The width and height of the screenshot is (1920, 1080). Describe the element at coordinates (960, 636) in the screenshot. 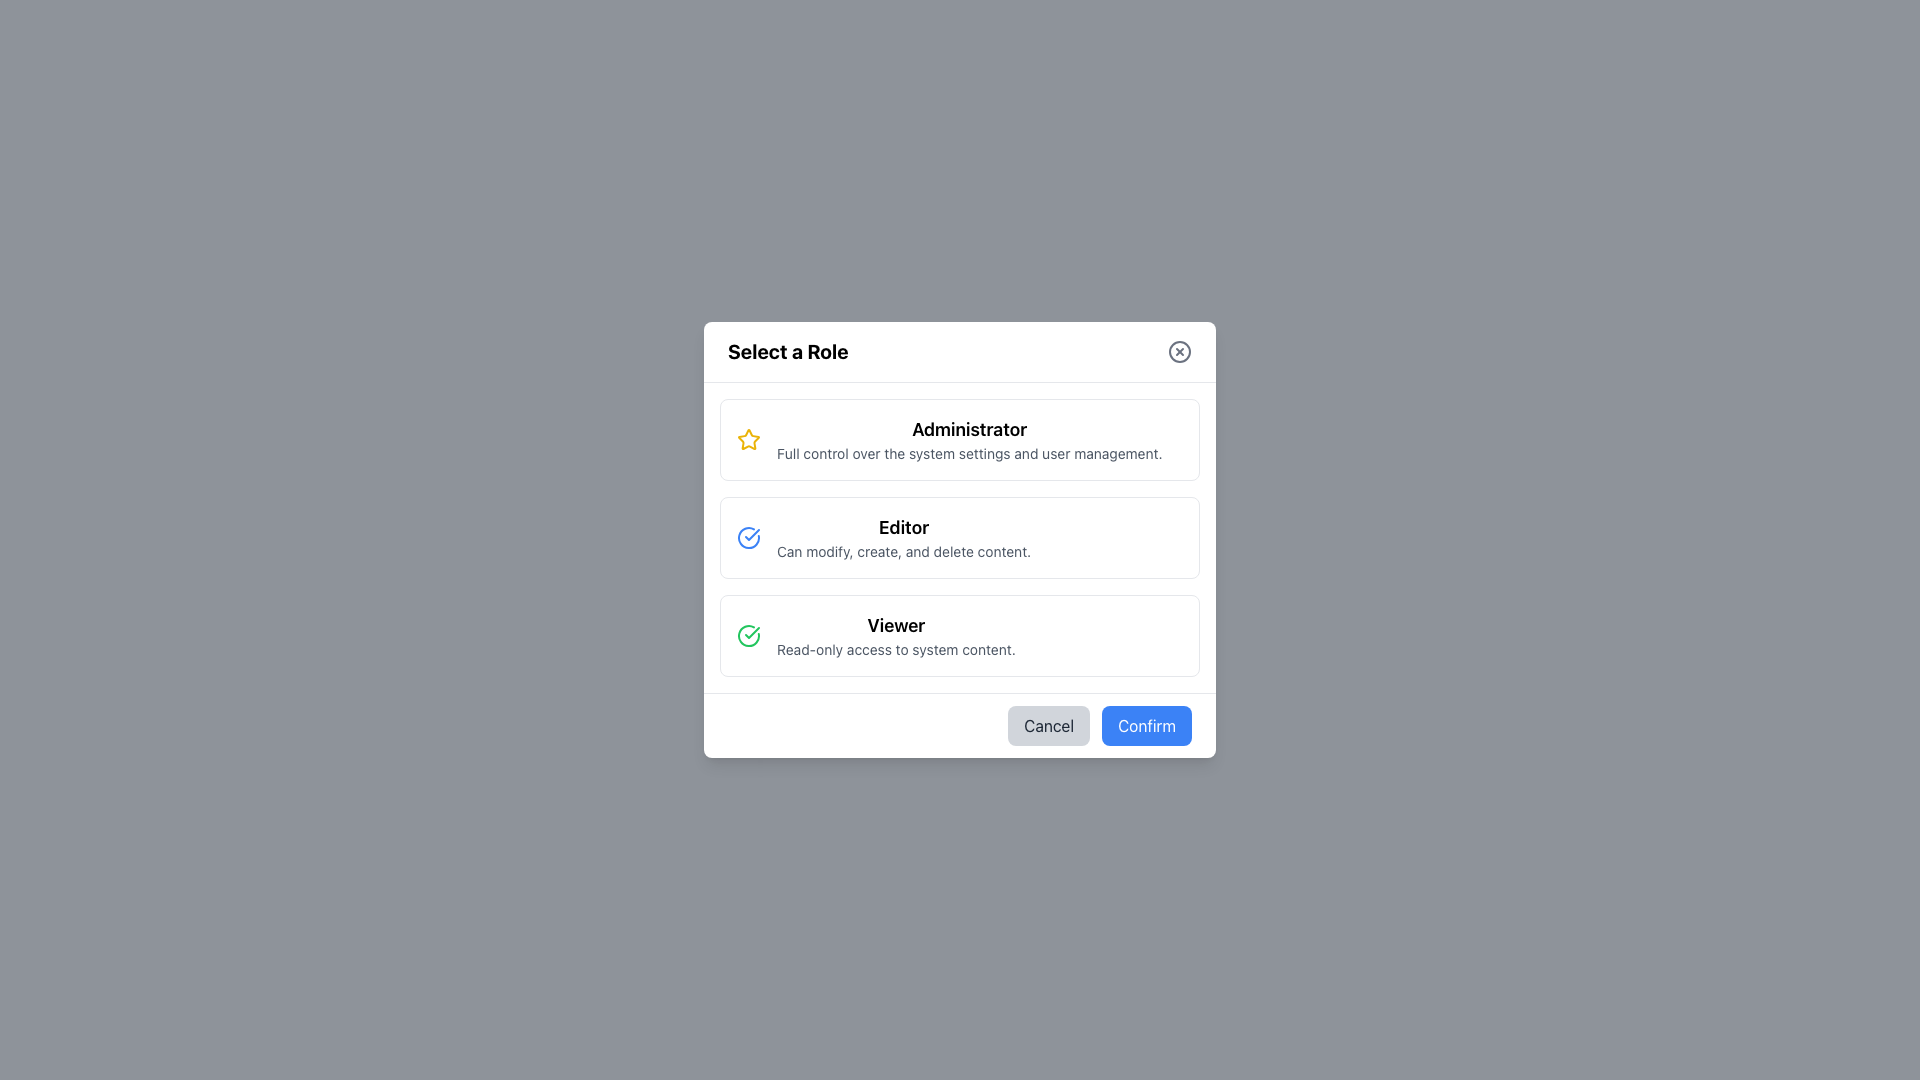

I see `the 'Viewer' role option in the 'Select a Role' dialog box` at that location.